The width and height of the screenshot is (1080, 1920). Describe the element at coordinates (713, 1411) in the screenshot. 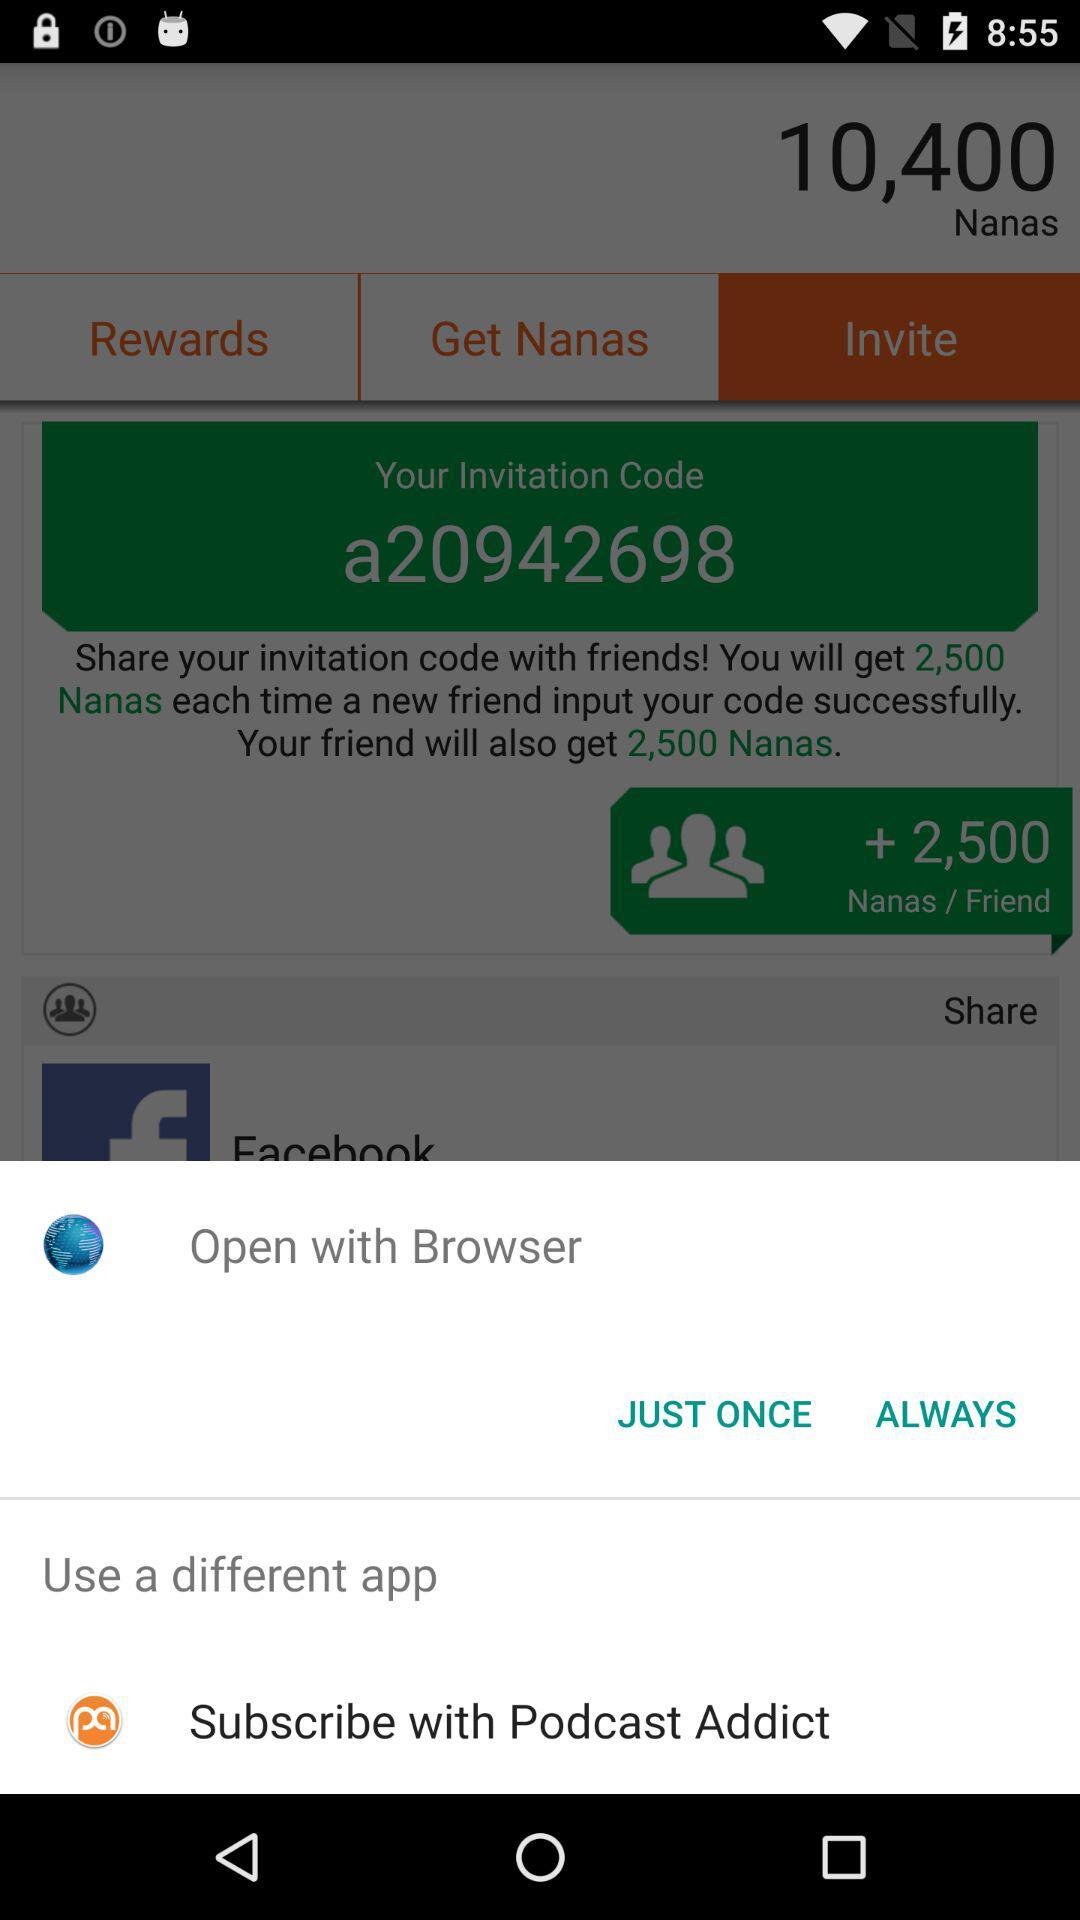

I see `button to the left of the always item` at that location.